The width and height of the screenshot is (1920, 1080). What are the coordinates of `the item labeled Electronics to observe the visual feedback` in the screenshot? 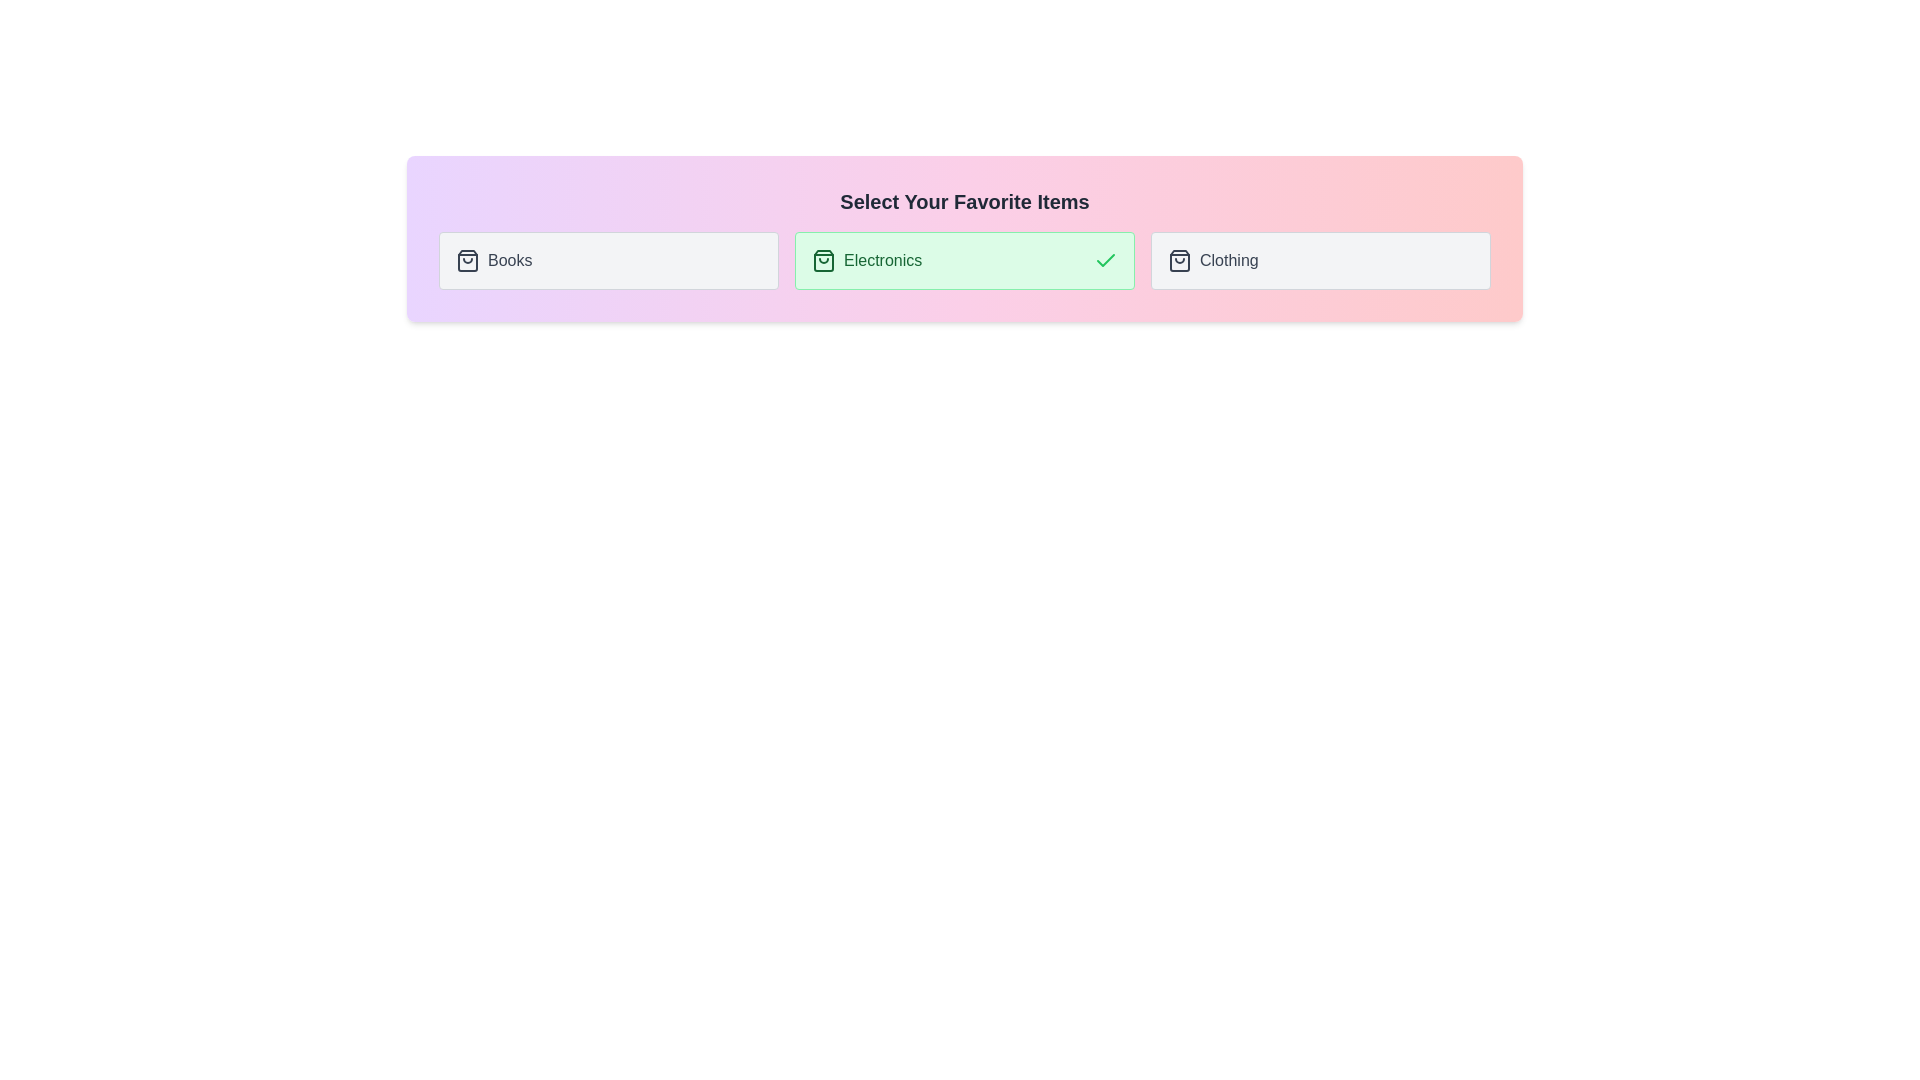 It's located at (964, 260).